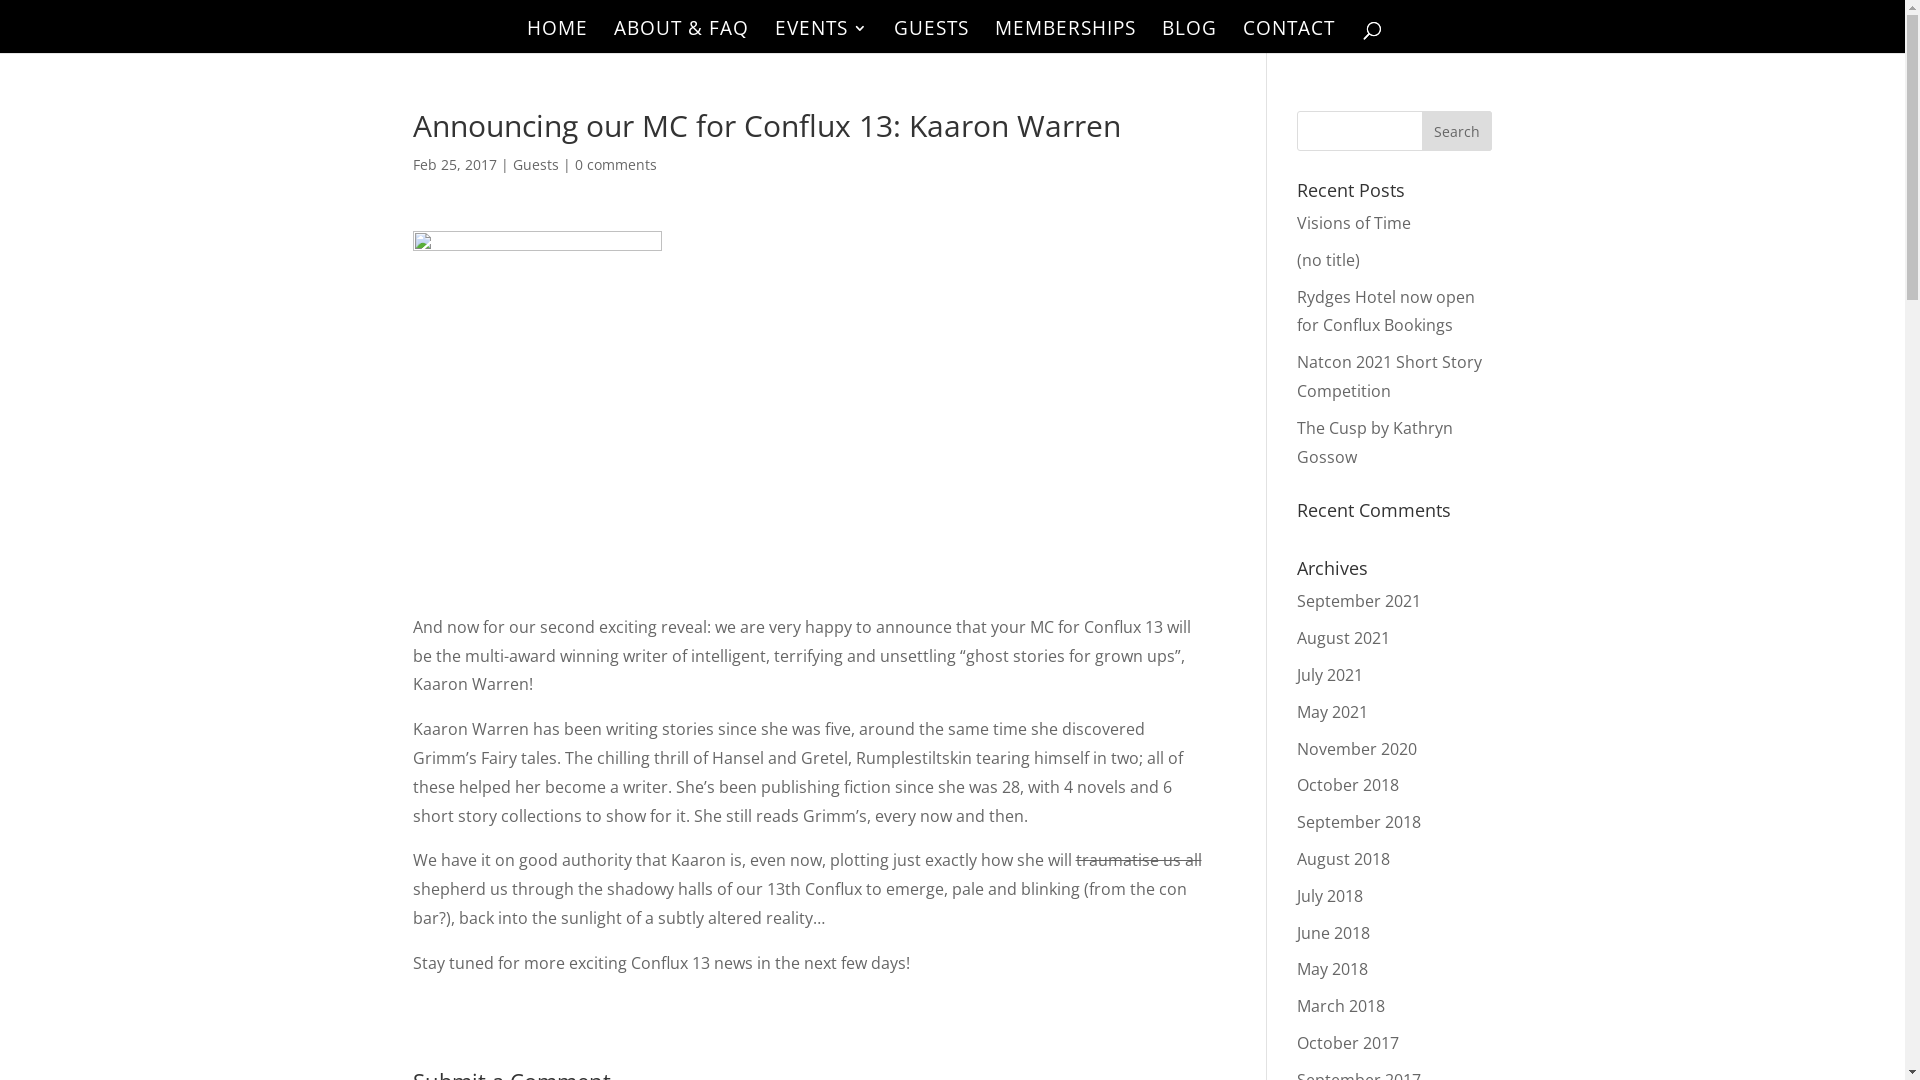 Image resolution: width=1920 pixels, height=1080 pixels. I want to click on '(no title)', so click(1328, 258).